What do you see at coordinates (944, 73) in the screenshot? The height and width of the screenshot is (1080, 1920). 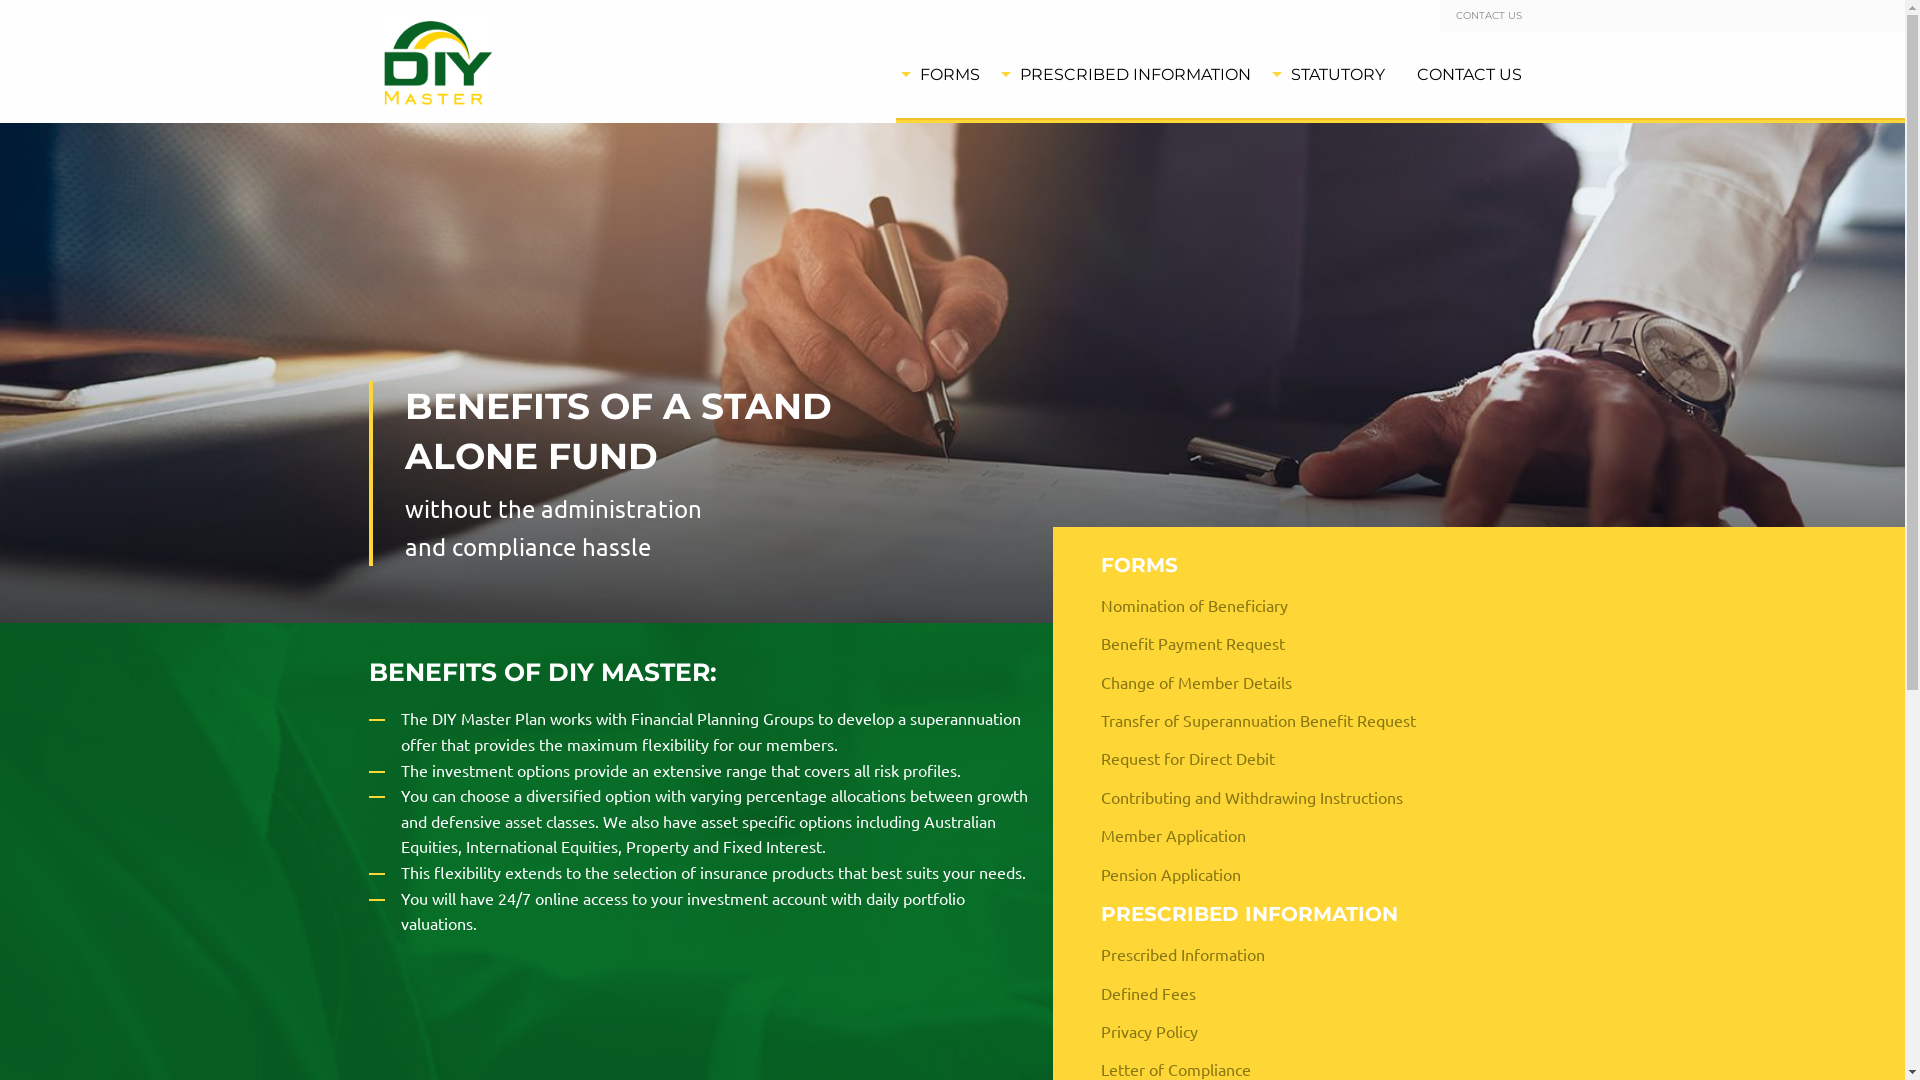 I see `'FORMS'` at bounding box center [944, 73].